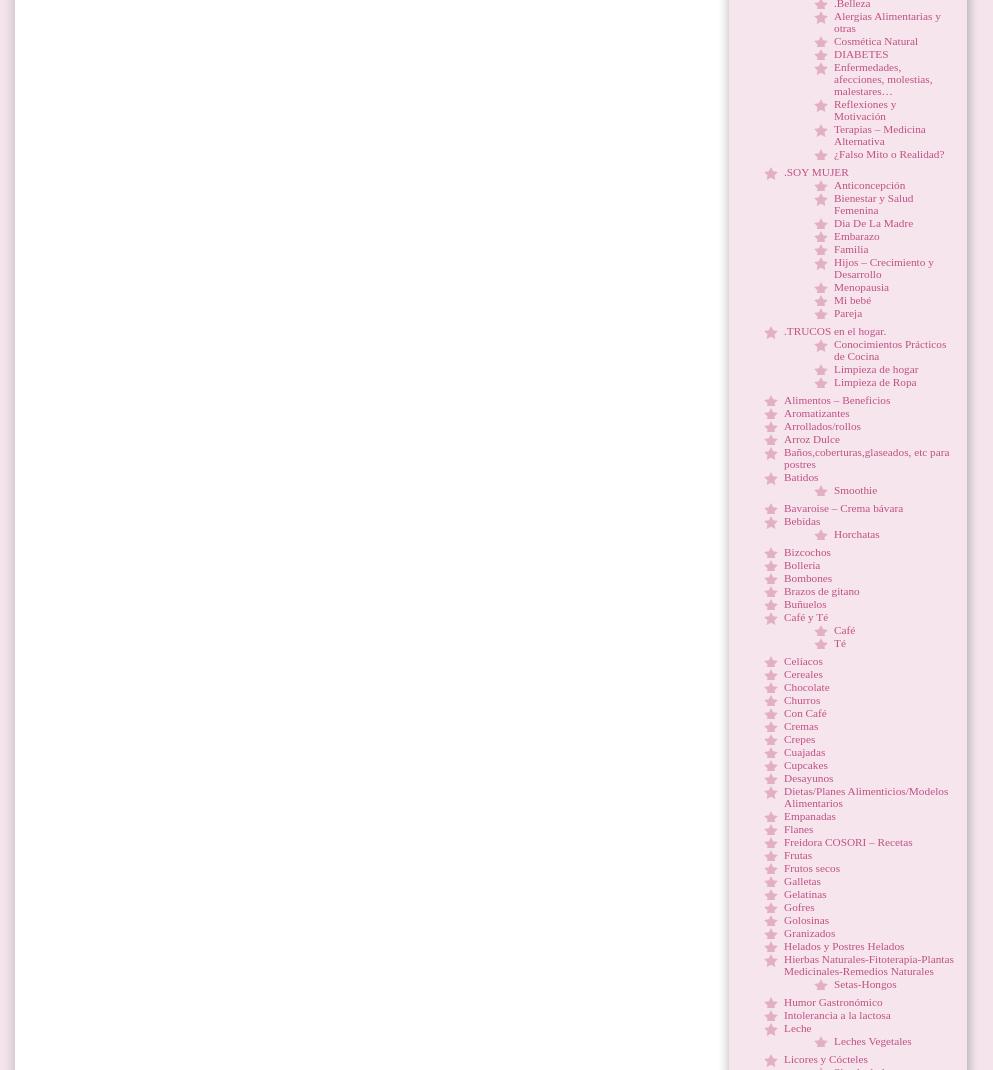 This screenshot has height=1070, width=993. Describe the element at coordinates (801, 563) in the screenshot. I see `'Bollería'` at that location.